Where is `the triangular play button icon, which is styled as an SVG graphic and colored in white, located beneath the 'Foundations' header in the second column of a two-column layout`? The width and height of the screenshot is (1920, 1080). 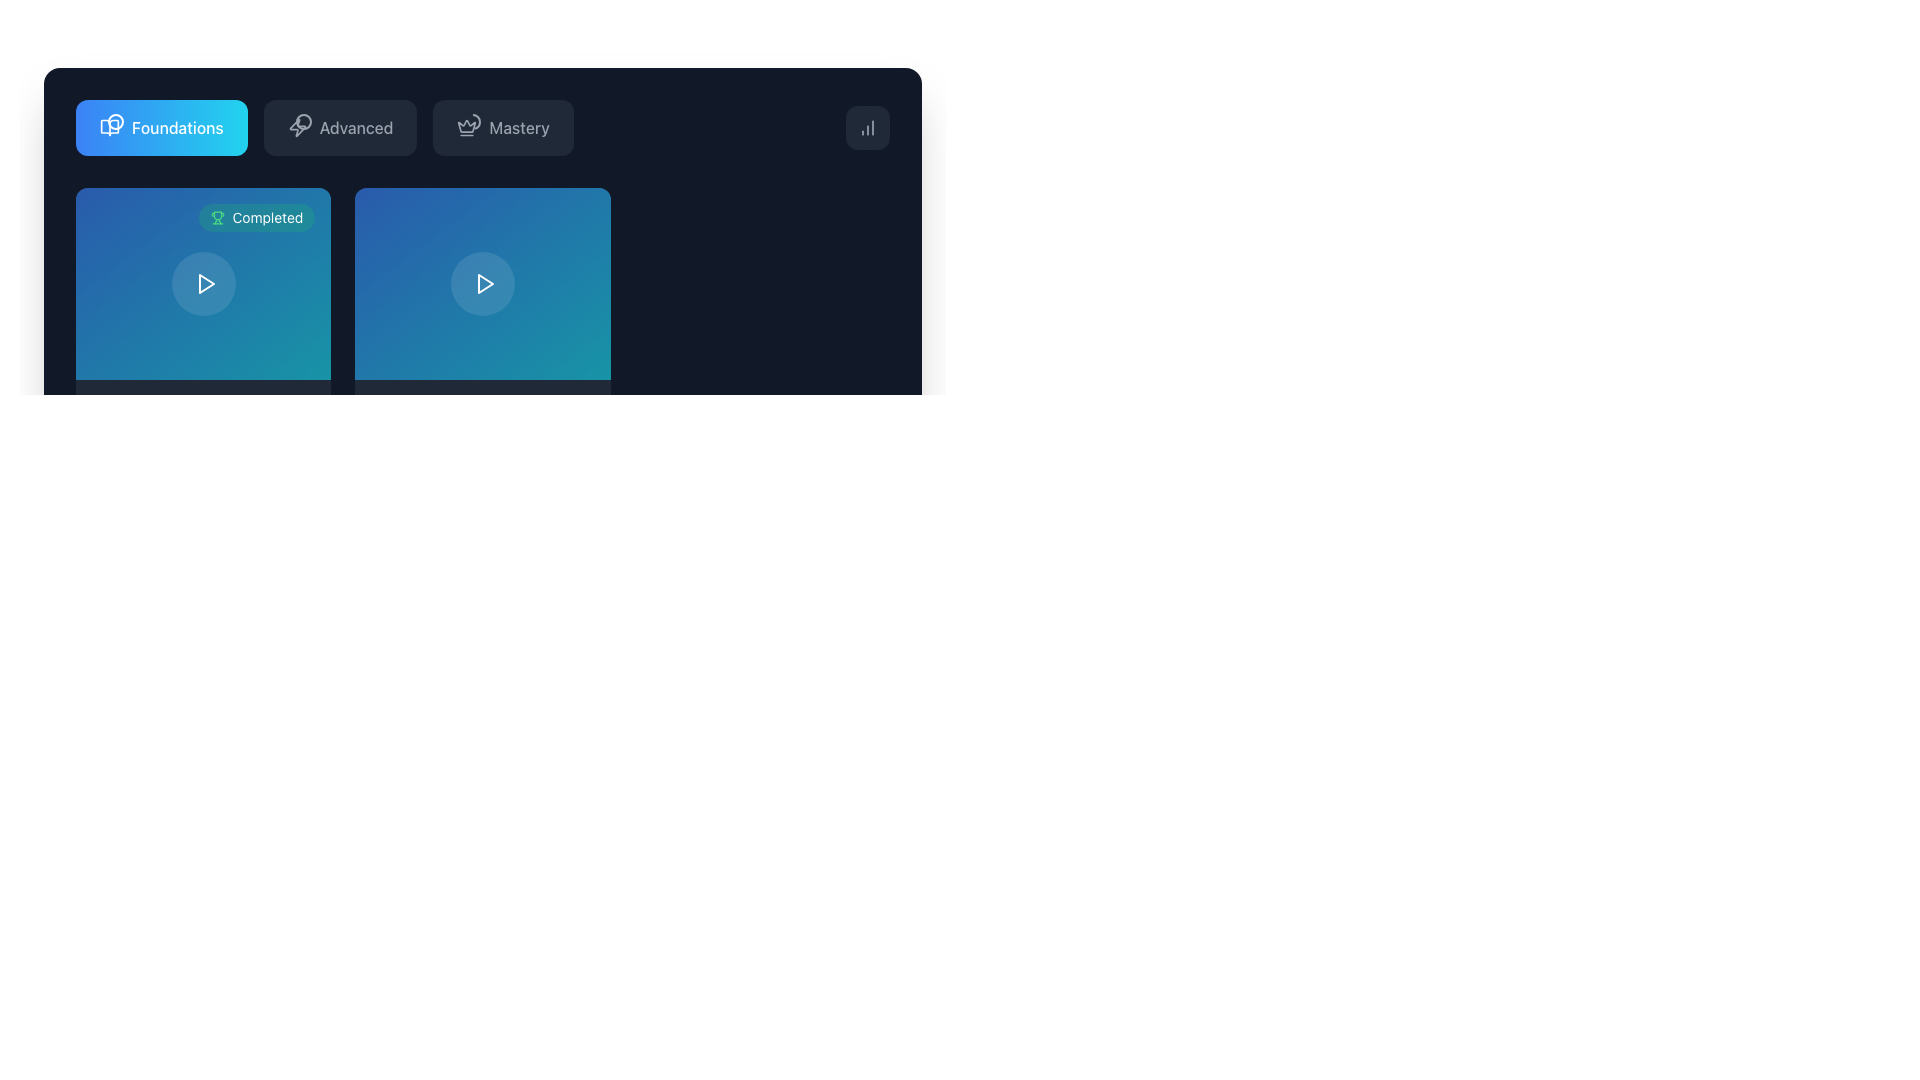
the triangular play button icon, which is styled as an SVG graphic and colored in white, located beneath the 'Foundations' header in the second column of a two-column layout is located at coordinates (485, 284).